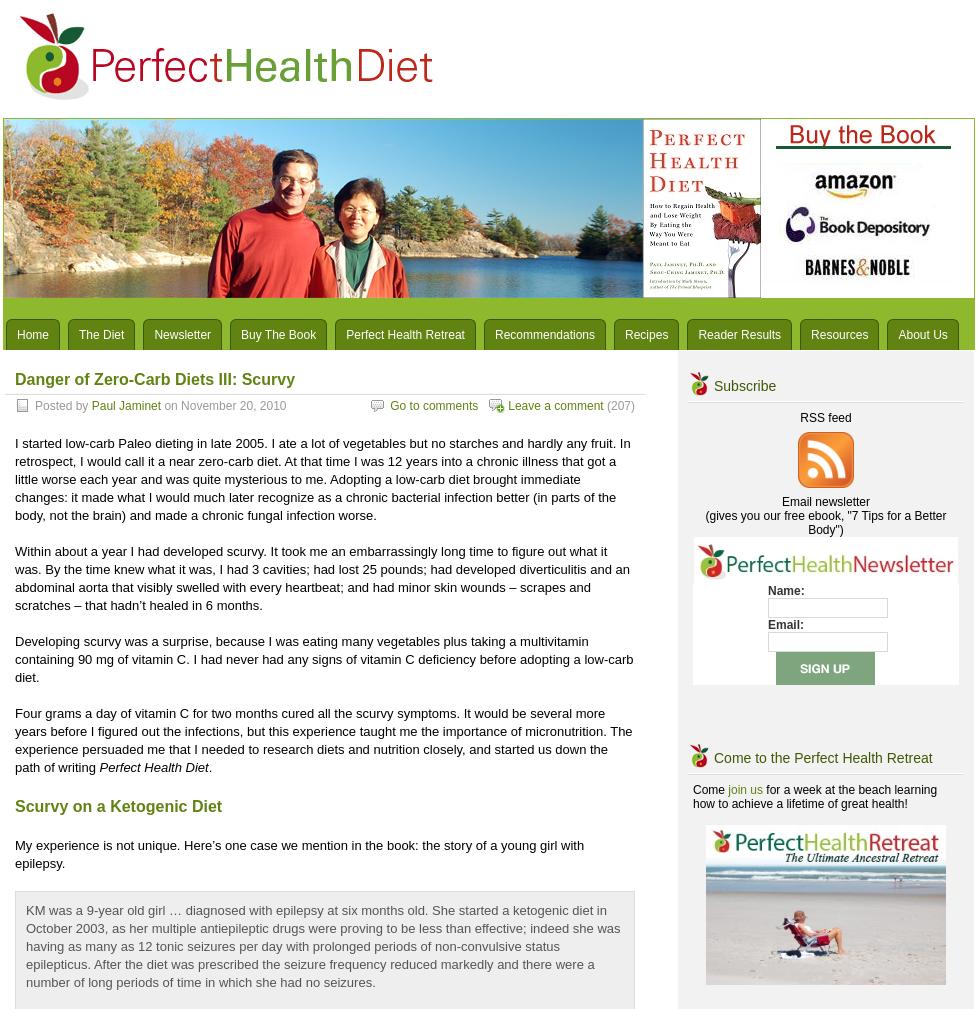  Describe the element at coordinates (710, 790) in the screenshot. I see `'Come'` at that location.